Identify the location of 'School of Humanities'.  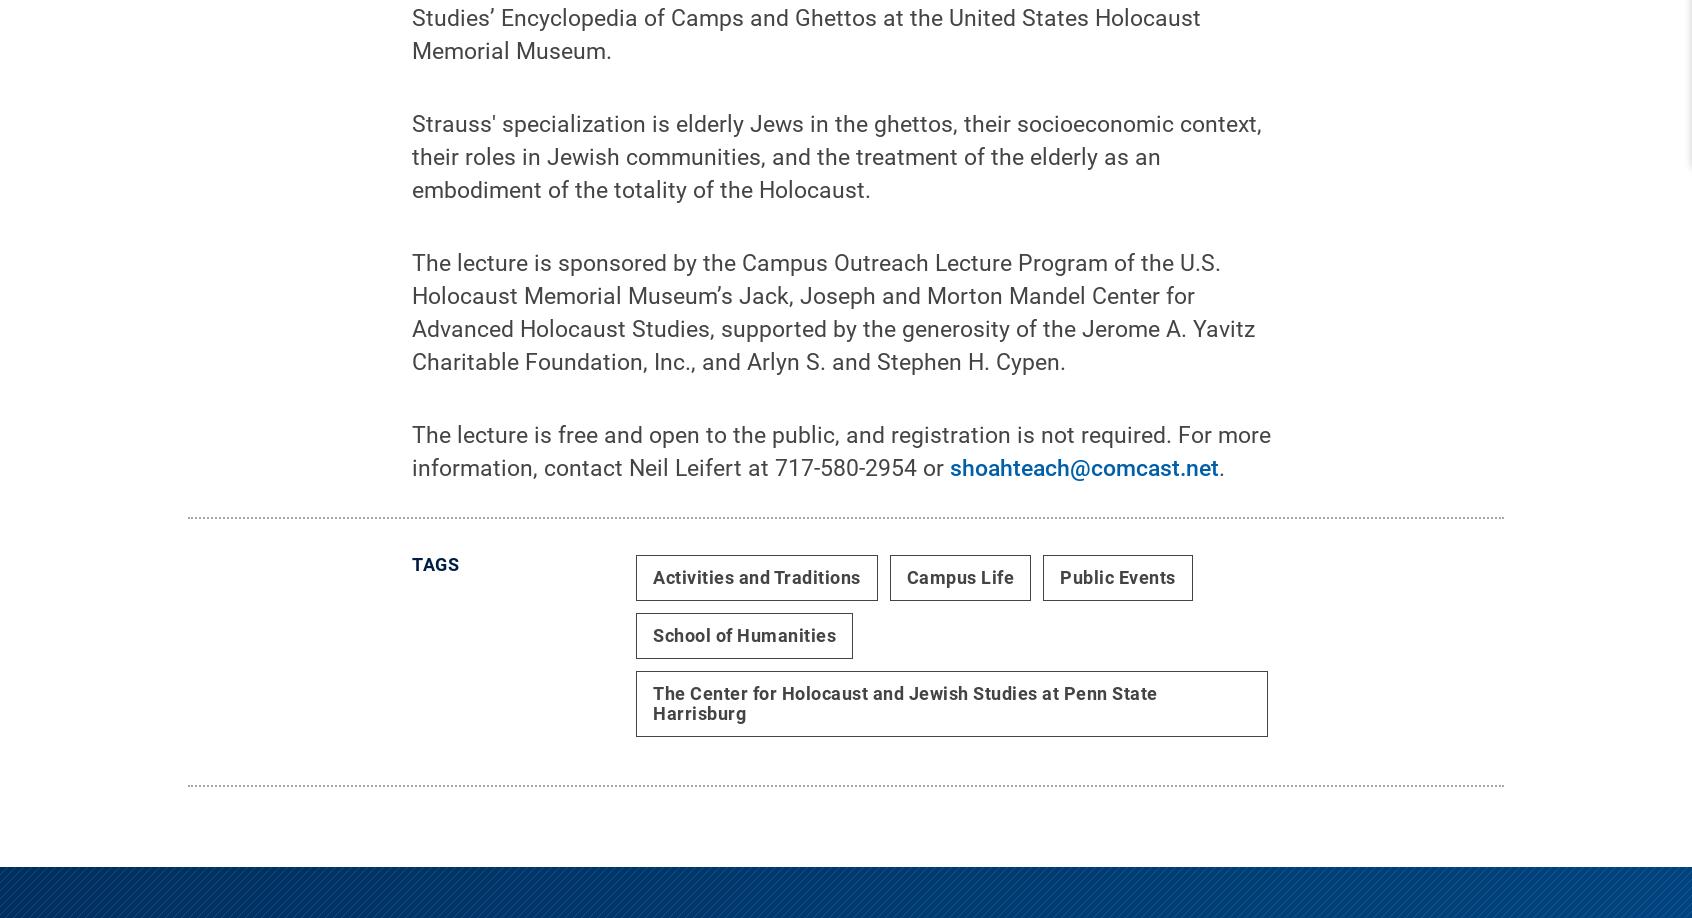
(652, 650).